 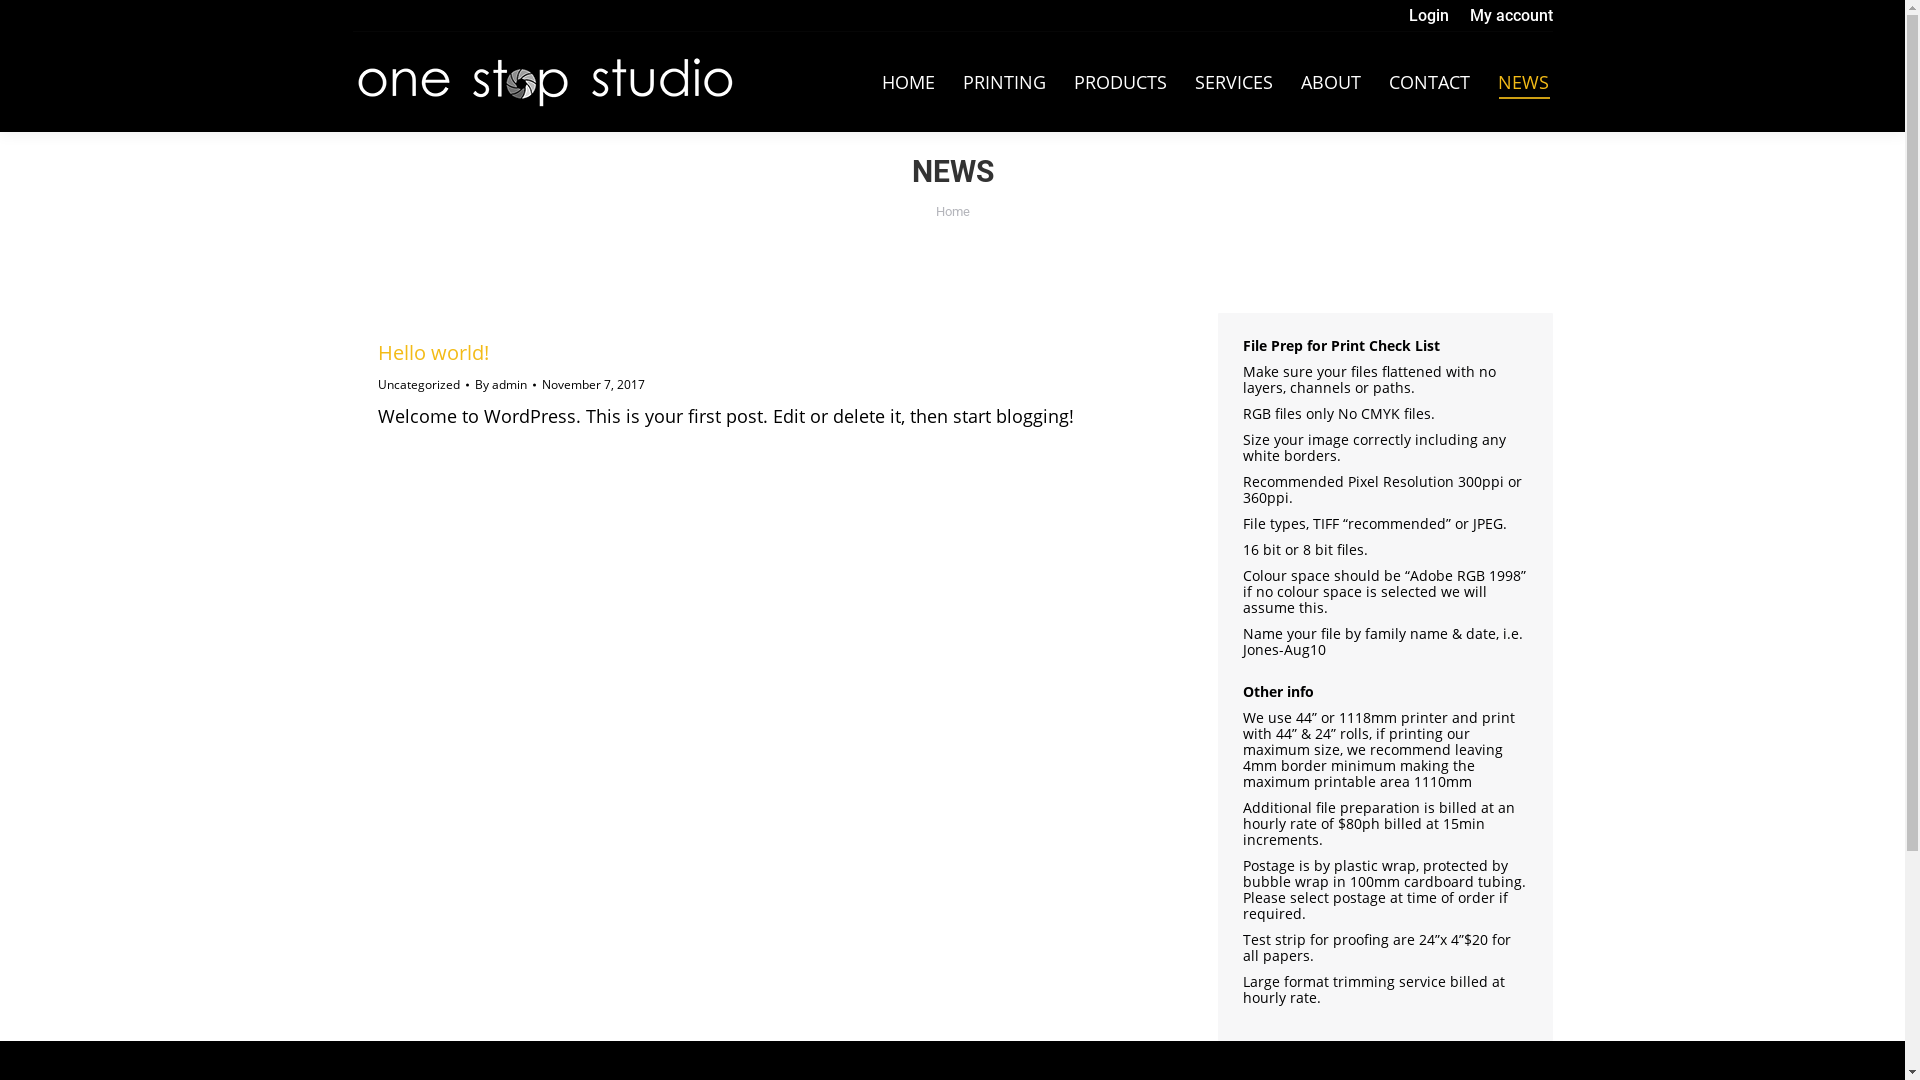 What do you see at coordinates (1469, 15) in the screenshot?
I see `'My account'` at bounding box center [1469, 15].